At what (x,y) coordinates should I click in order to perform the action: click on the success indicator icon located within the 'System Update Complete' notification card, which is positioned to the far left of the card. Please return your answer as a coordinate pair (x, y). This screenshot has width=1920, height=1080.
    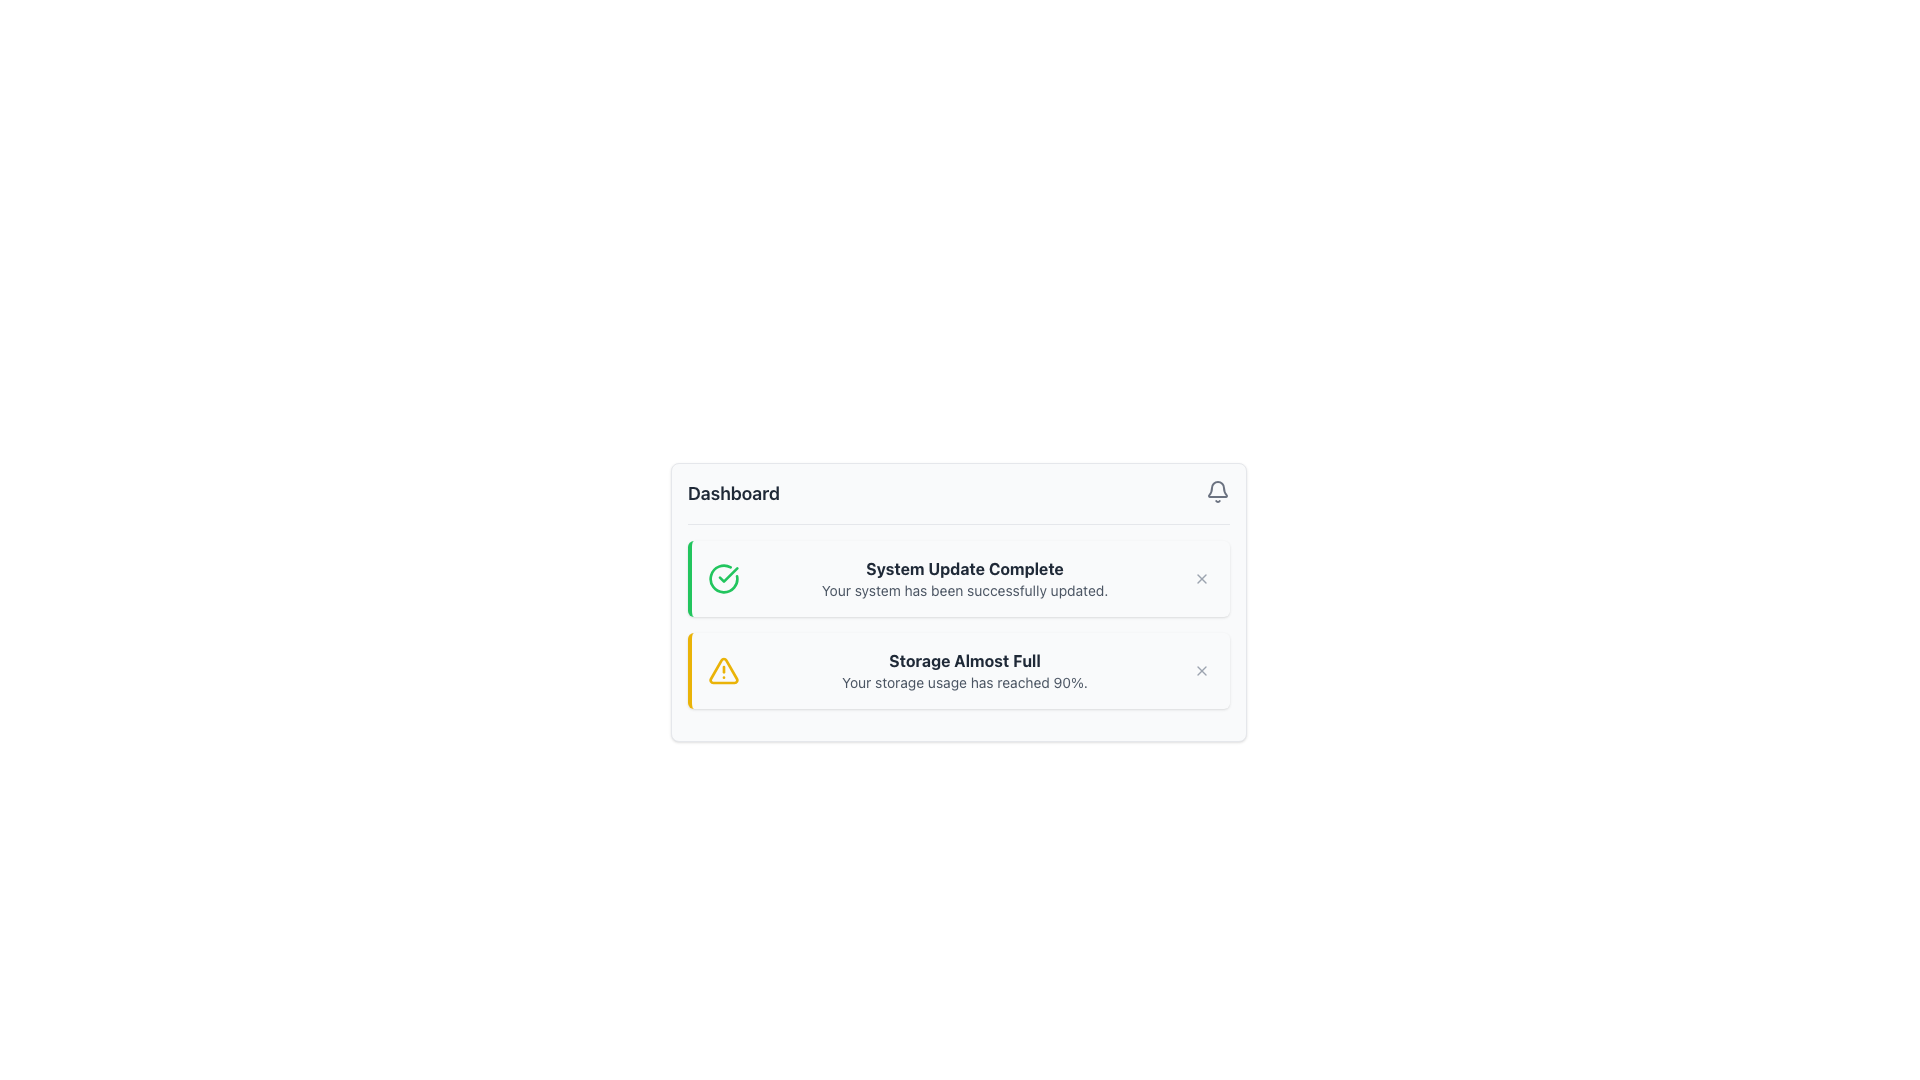
    Looking at the image, I should click on (723, 578).